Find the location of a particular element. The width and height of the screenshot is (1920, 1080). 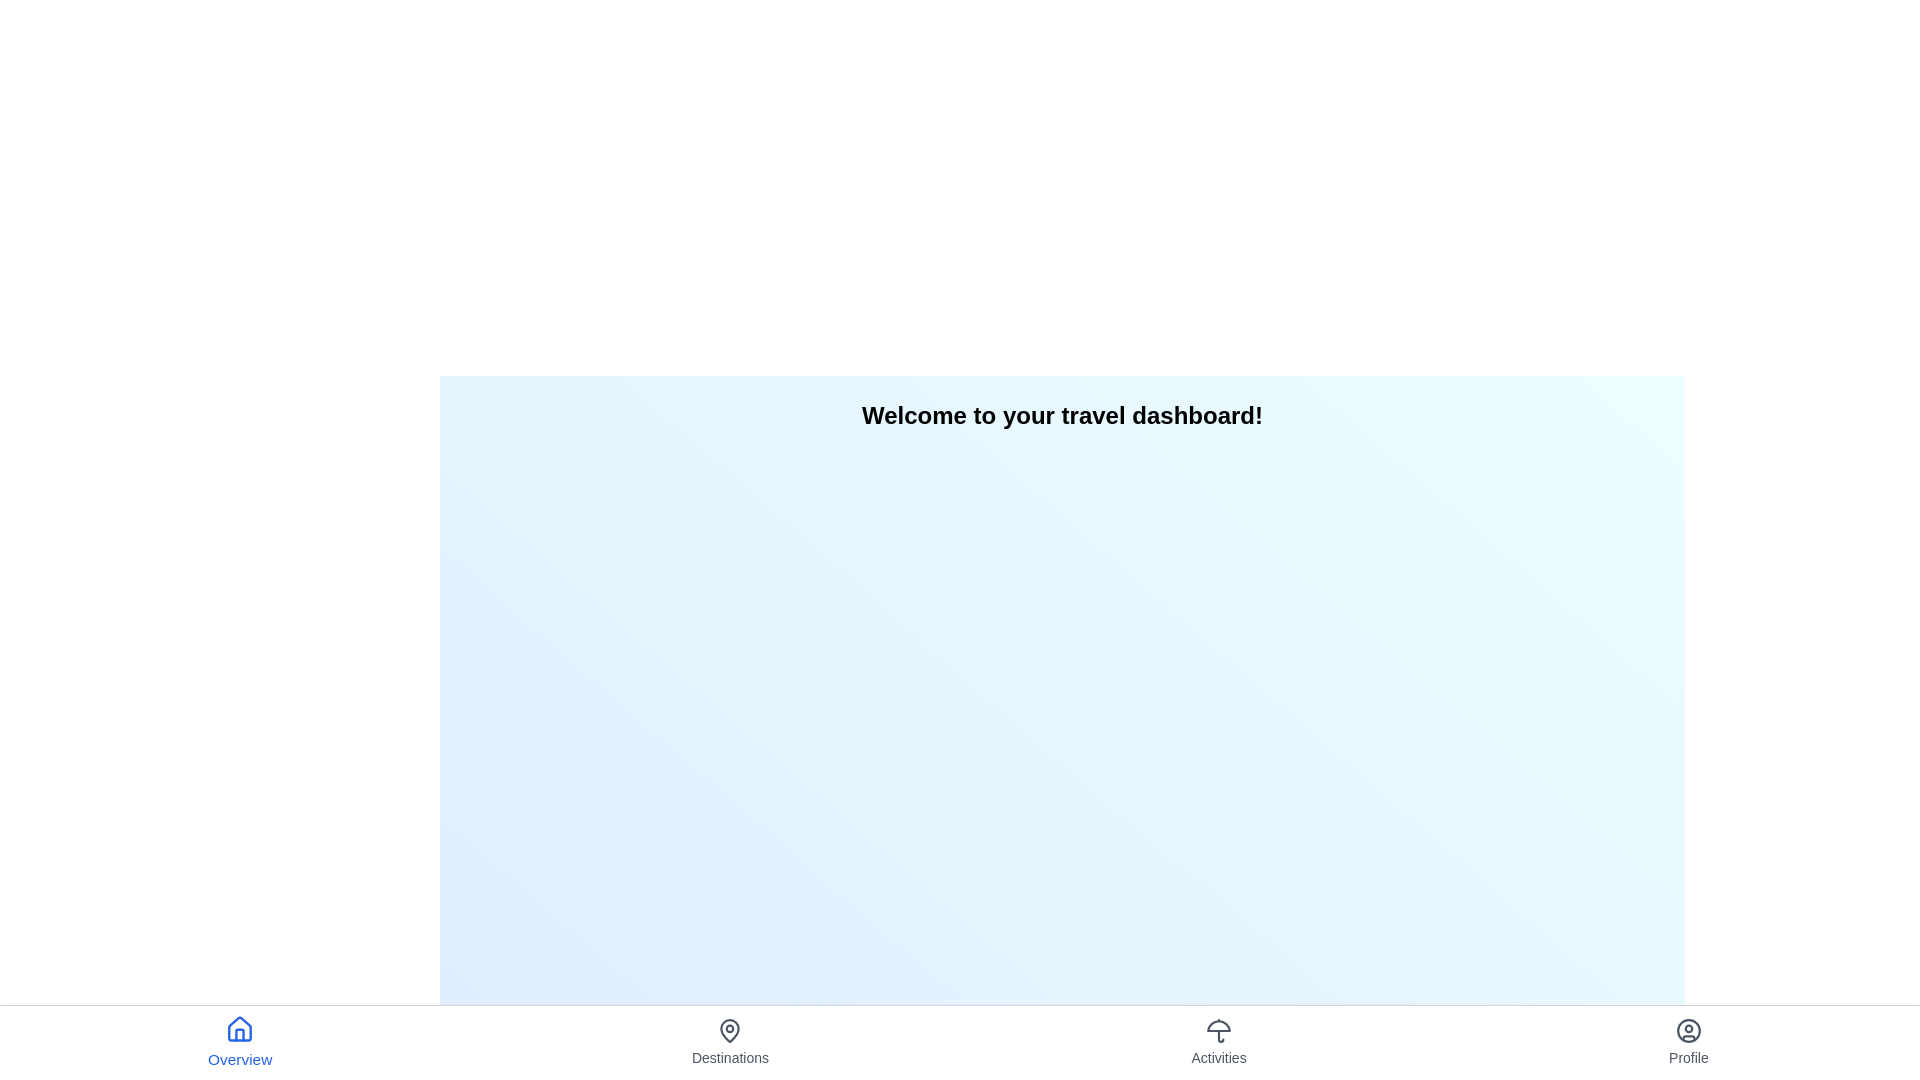

the Navigation Button, which features a map pin icon above the text label 'Destinations', to potentially change its appearance is located at coordinates (729, 1041).